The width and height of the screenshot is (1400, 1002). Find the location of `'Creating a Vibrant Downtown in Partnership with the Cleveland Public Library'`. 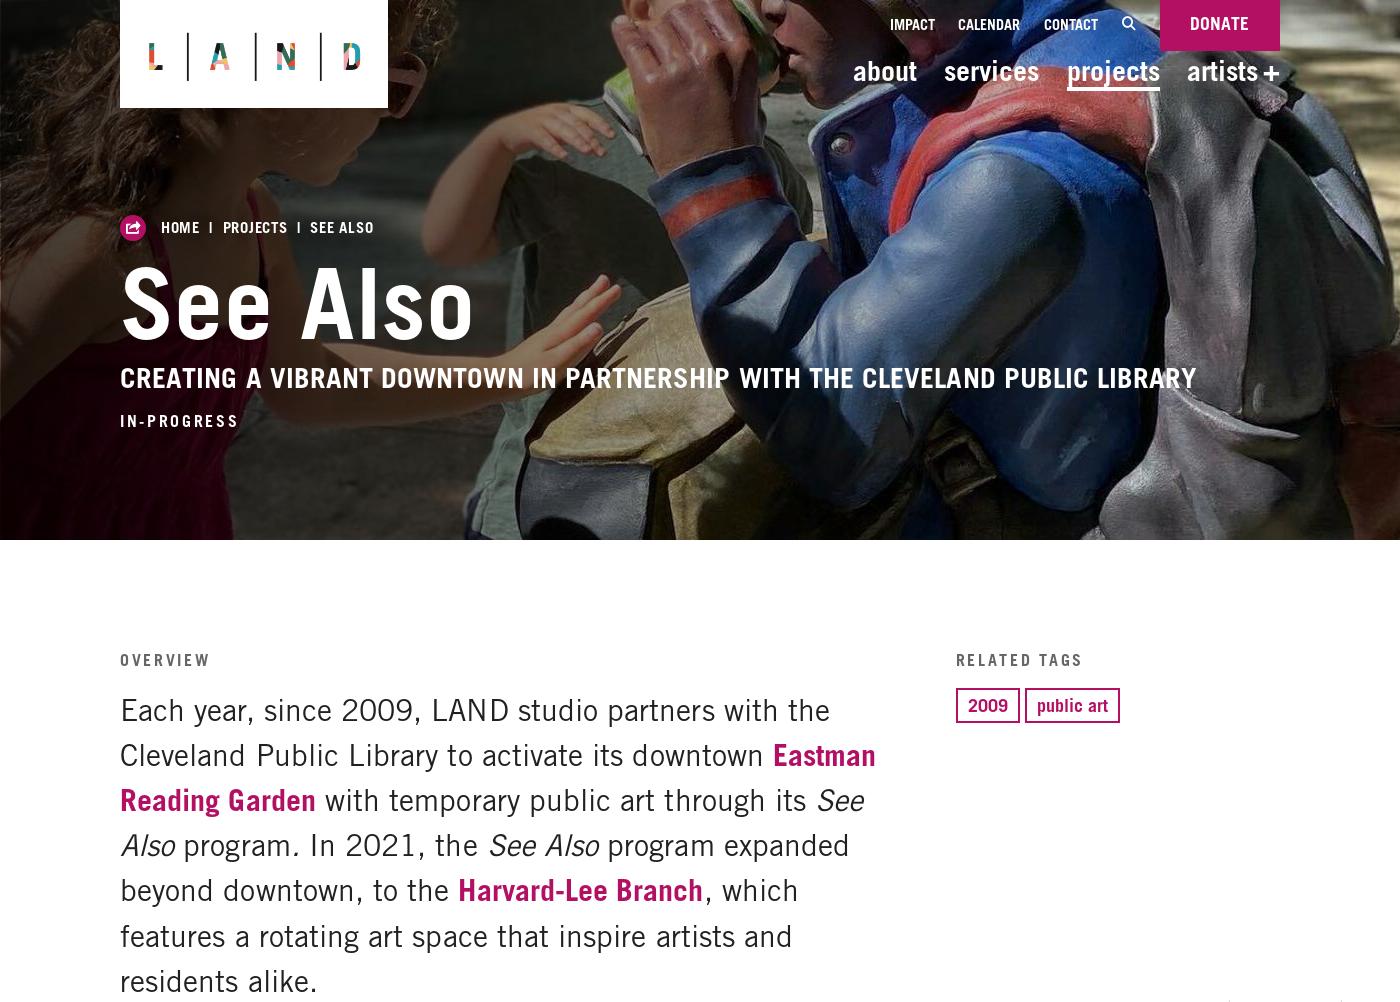

'Creating a Vibrant Downtown in Partnership with the Cleveland Public Library' is located at coordinates (119, 377).